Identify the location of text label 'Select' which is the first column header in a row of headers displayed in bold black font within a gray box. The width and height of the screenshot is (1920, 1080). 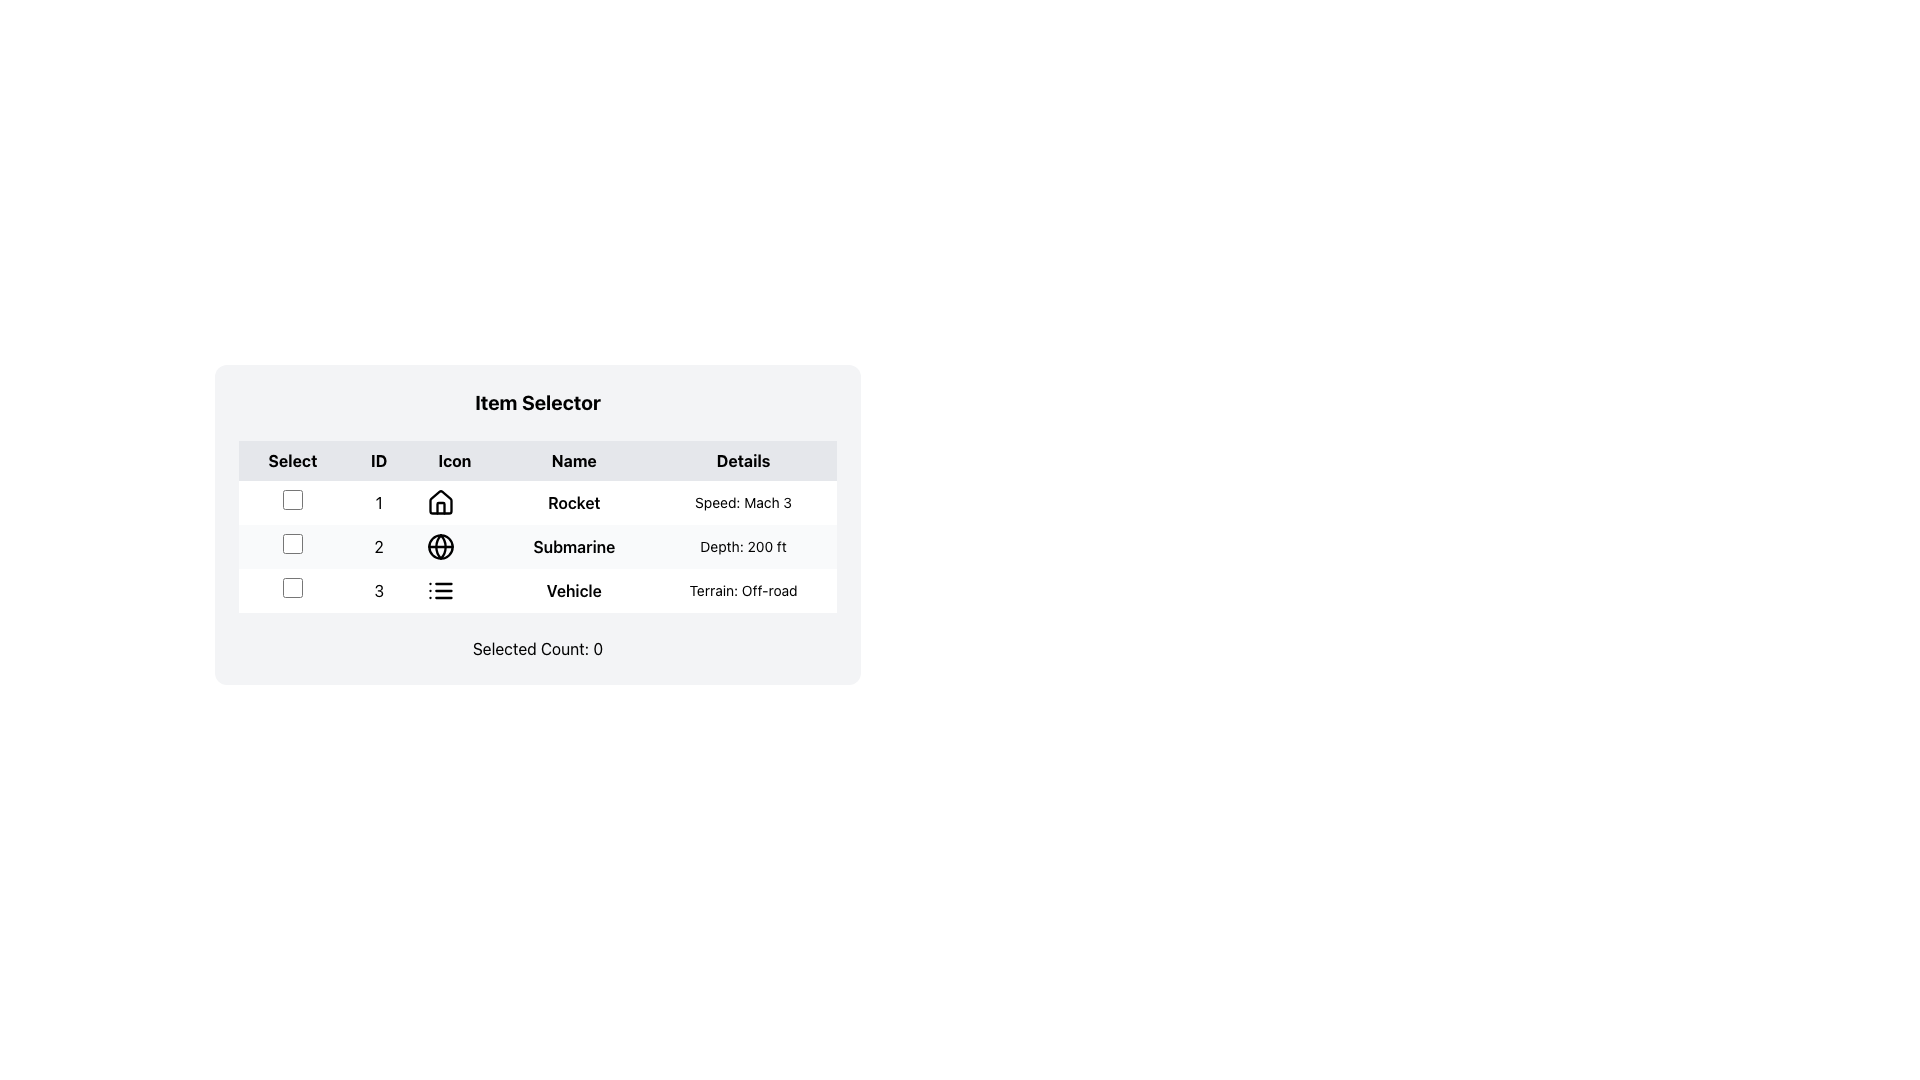
(291, 461).